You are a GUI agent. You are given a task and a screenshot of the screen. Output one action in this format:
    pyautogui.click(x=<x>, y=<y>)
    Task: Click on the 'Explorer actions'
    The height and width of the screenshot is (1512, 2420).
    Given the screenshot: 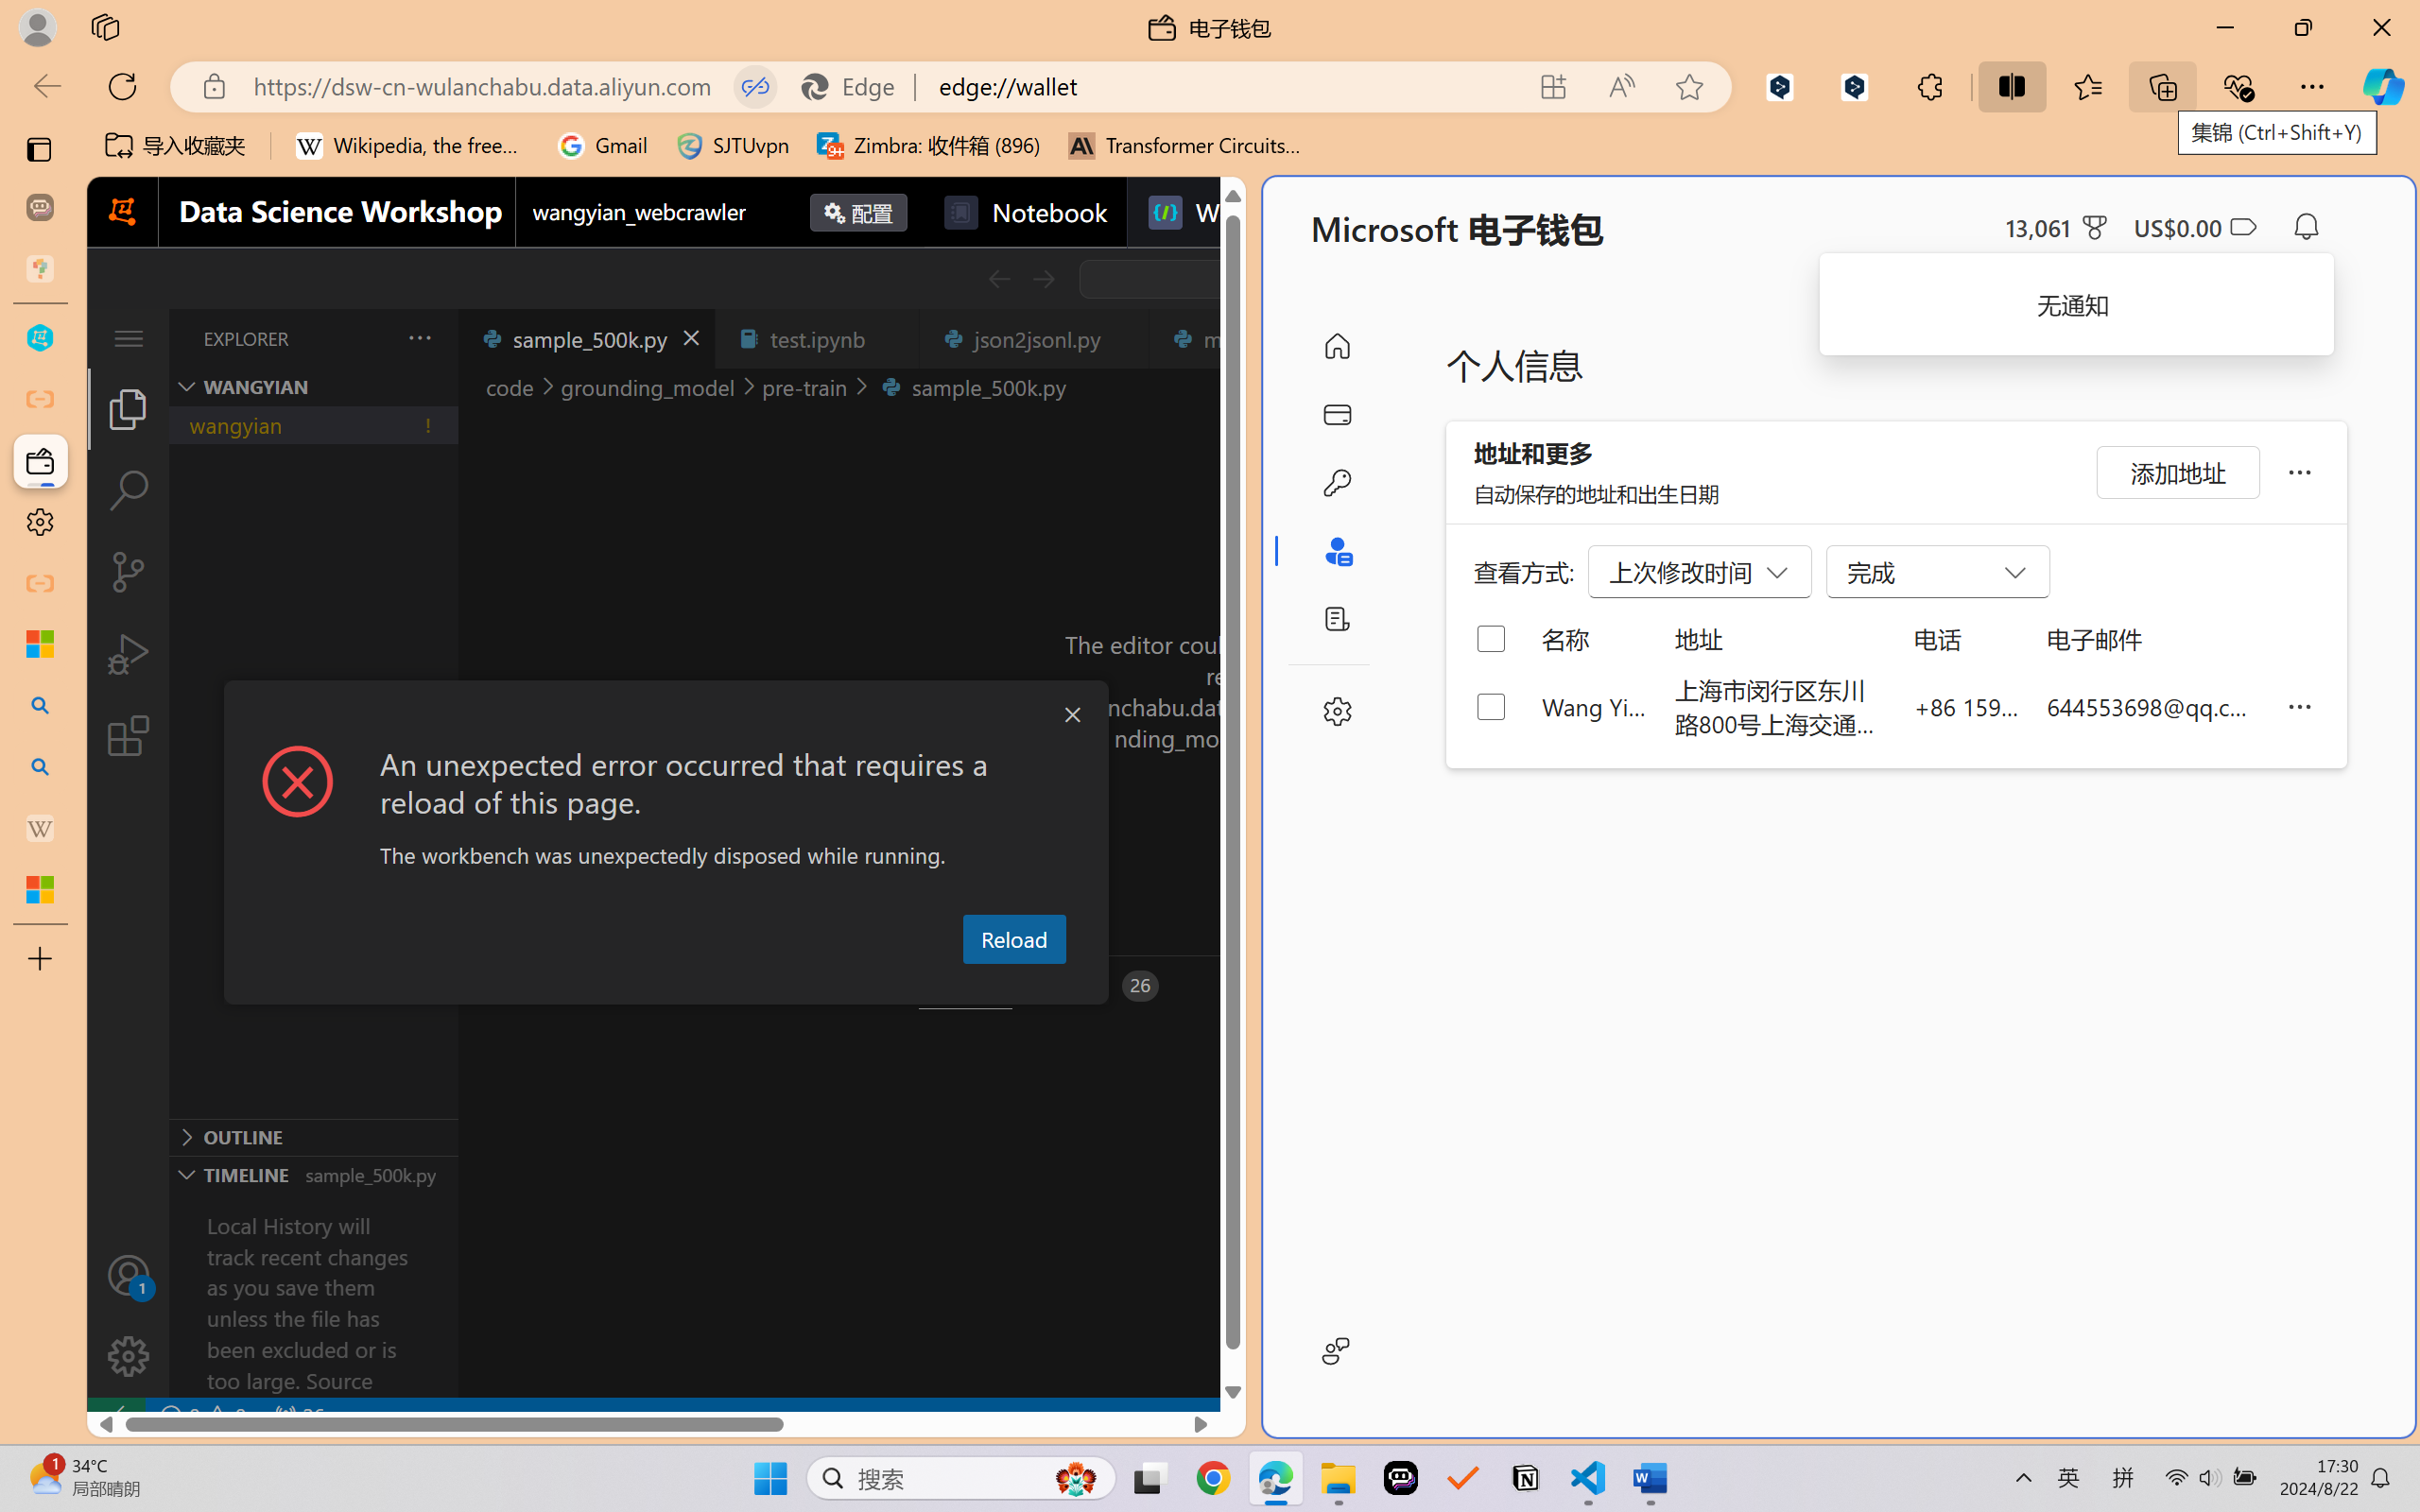 What is the action you would take?
    pyautogui.click(x=369, y=337)
    